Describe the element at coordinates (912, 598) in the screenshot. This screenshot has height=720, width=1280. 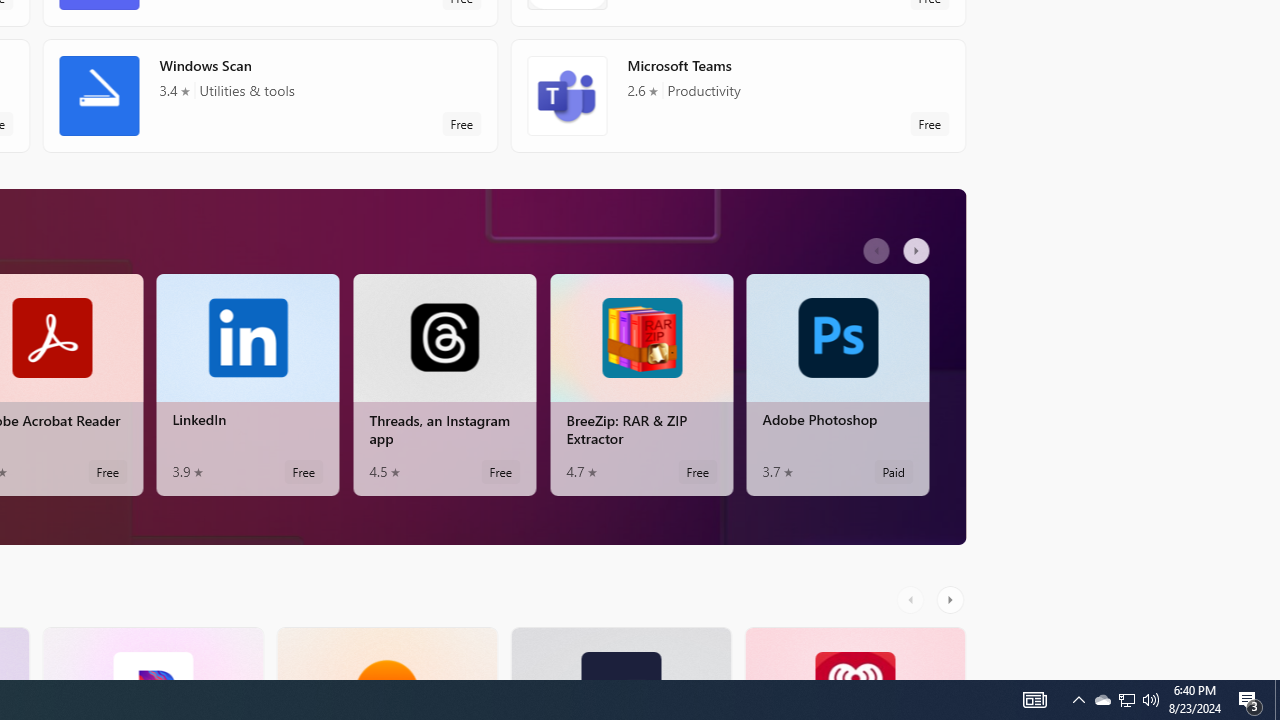
I see `'AutomationID: LeftScrollButton'` at that location.